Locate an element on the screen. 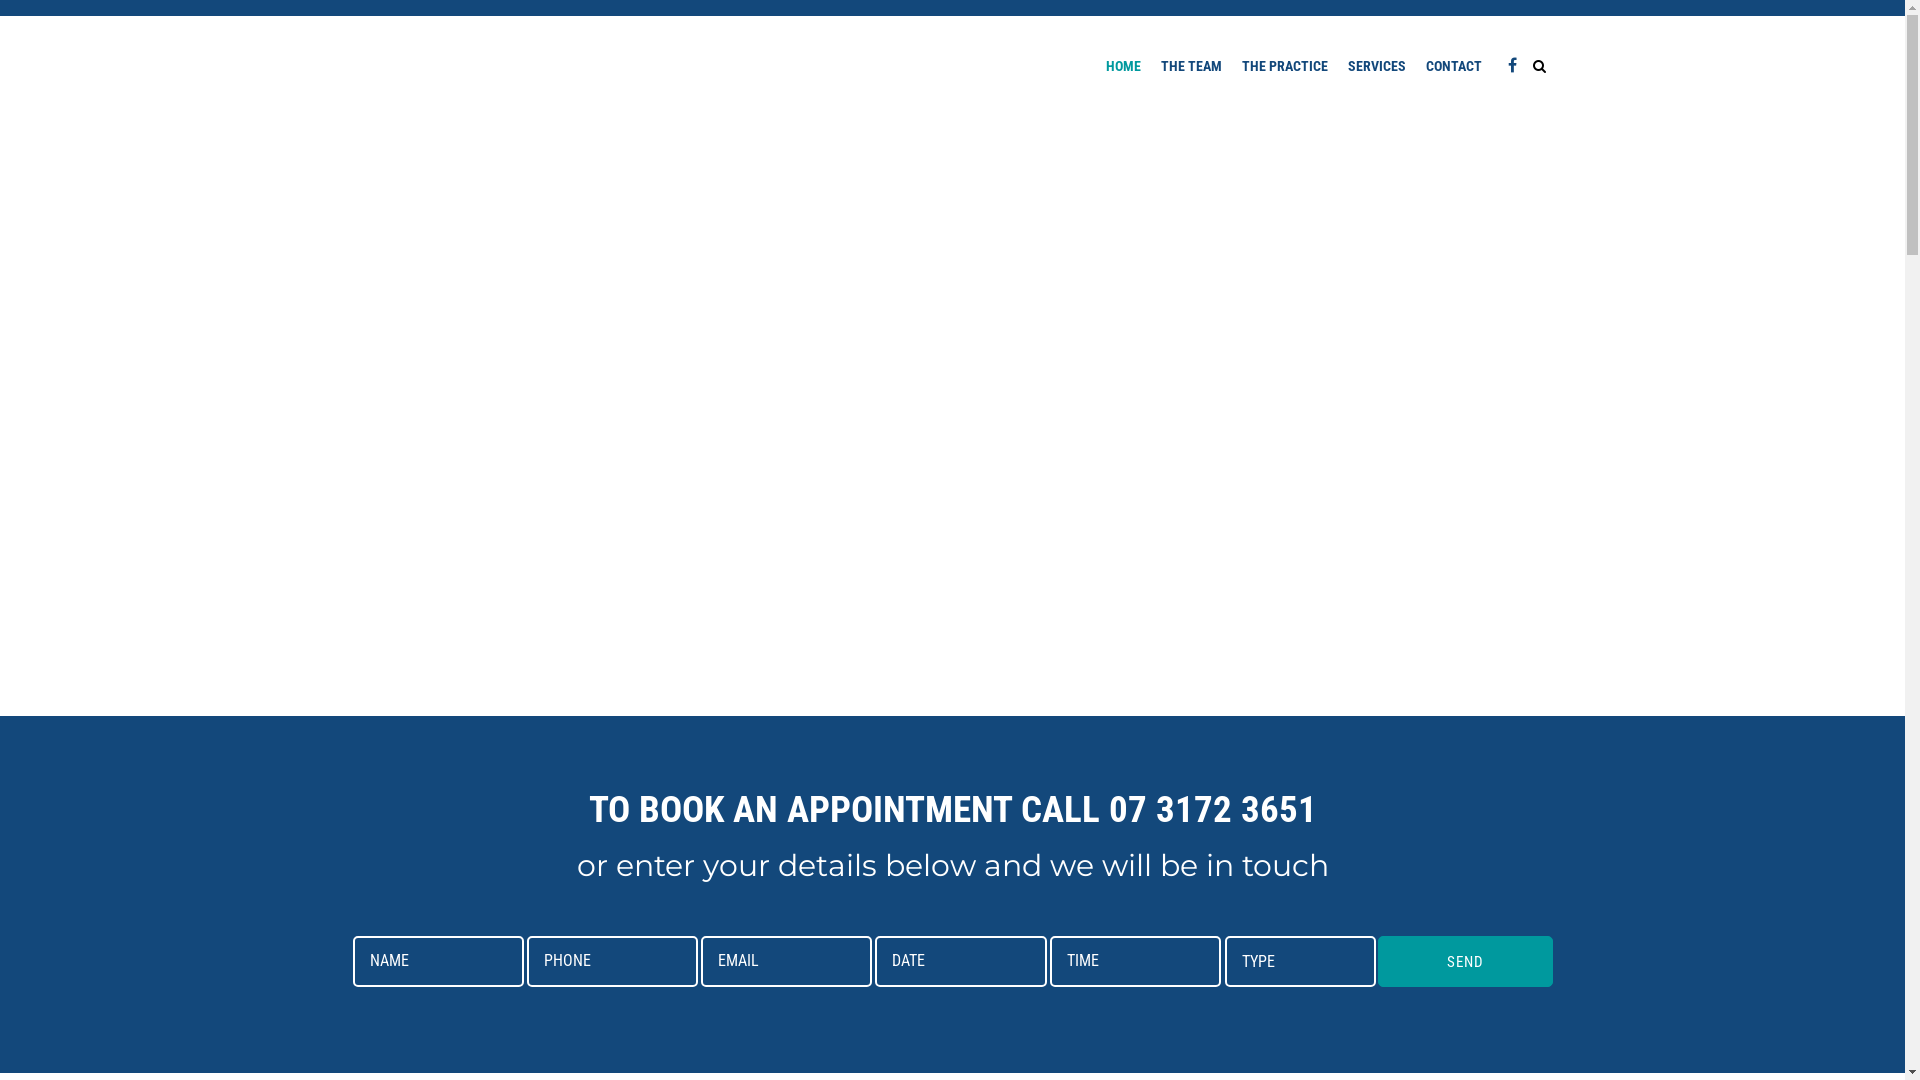 The image size is (1920, 1080). 'THE TEAM' is located at coordinates (1190, 64).